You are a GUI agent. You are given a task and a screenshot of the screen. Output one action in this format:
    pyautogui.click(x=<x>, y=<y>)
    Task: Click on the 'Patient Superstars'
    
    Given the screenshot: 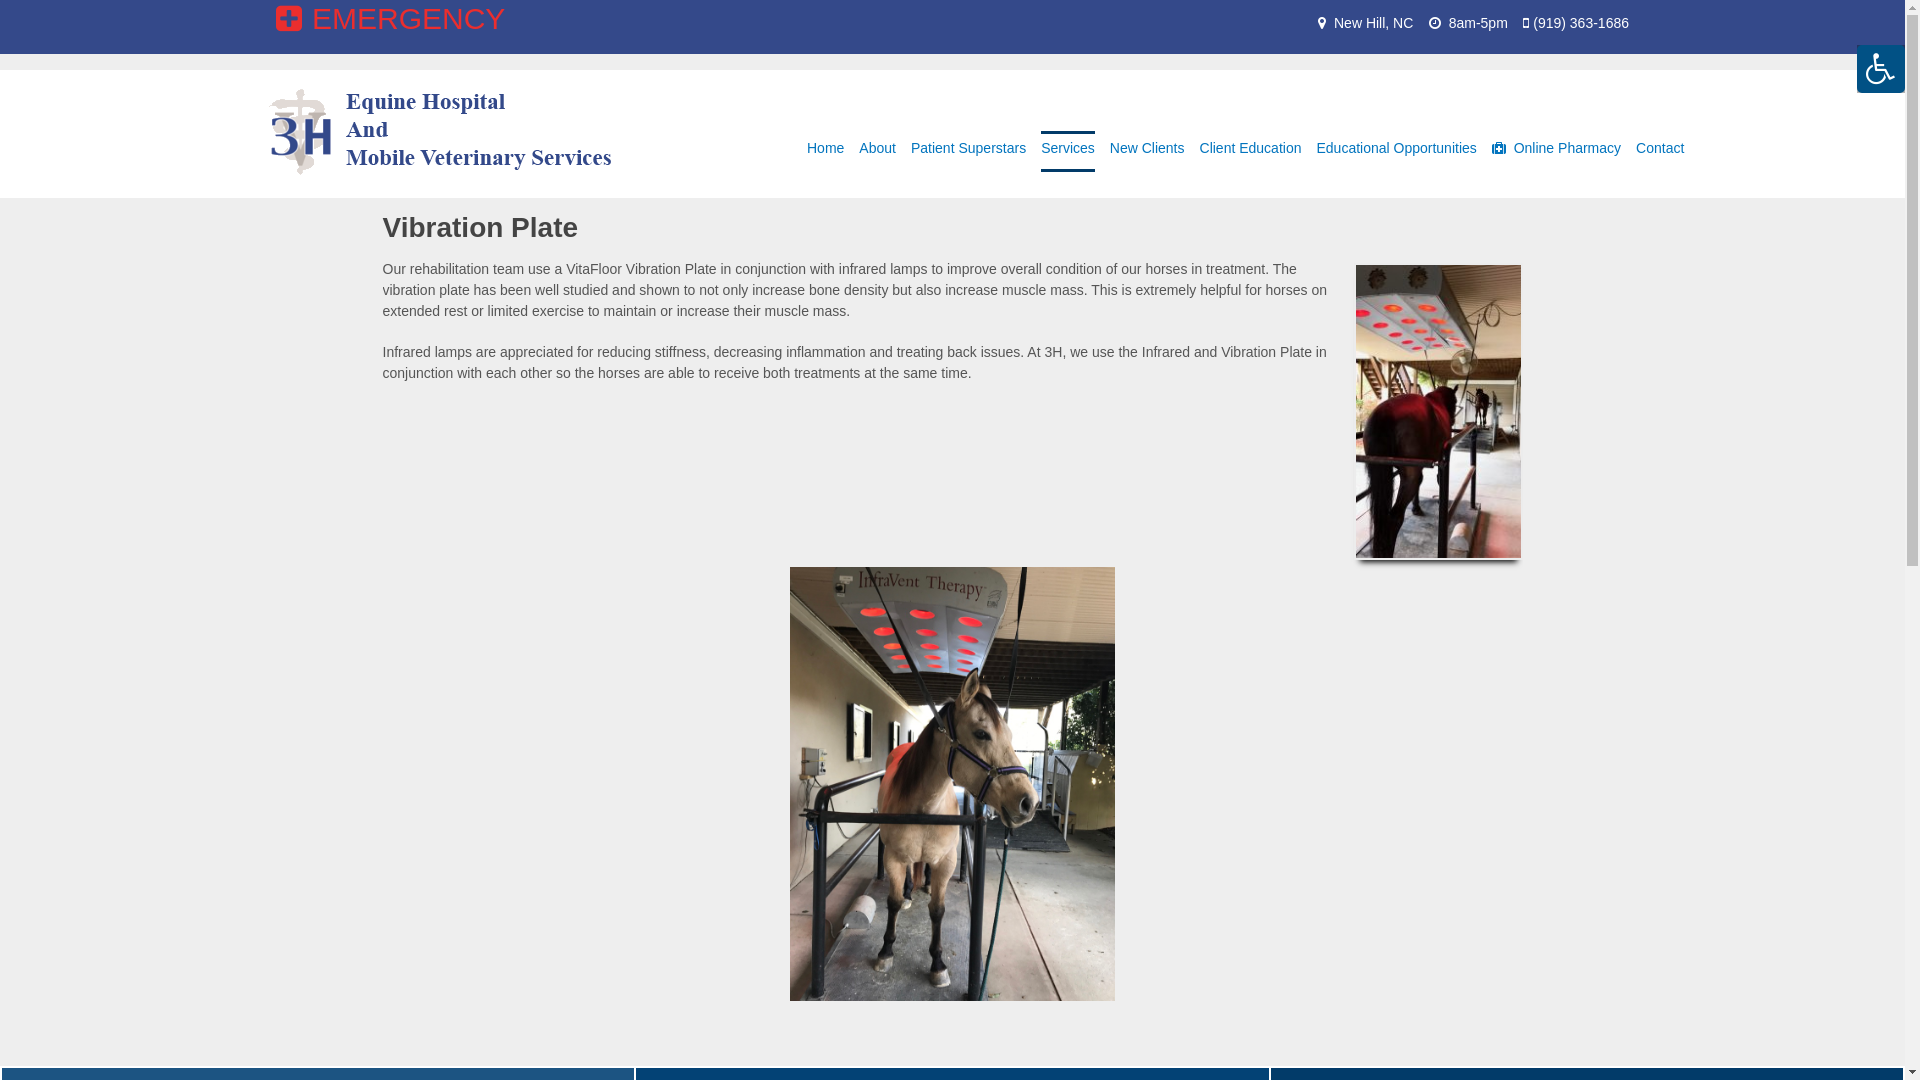 What is the action you would take?
    pyautogui.click(x=968, y=155)
    